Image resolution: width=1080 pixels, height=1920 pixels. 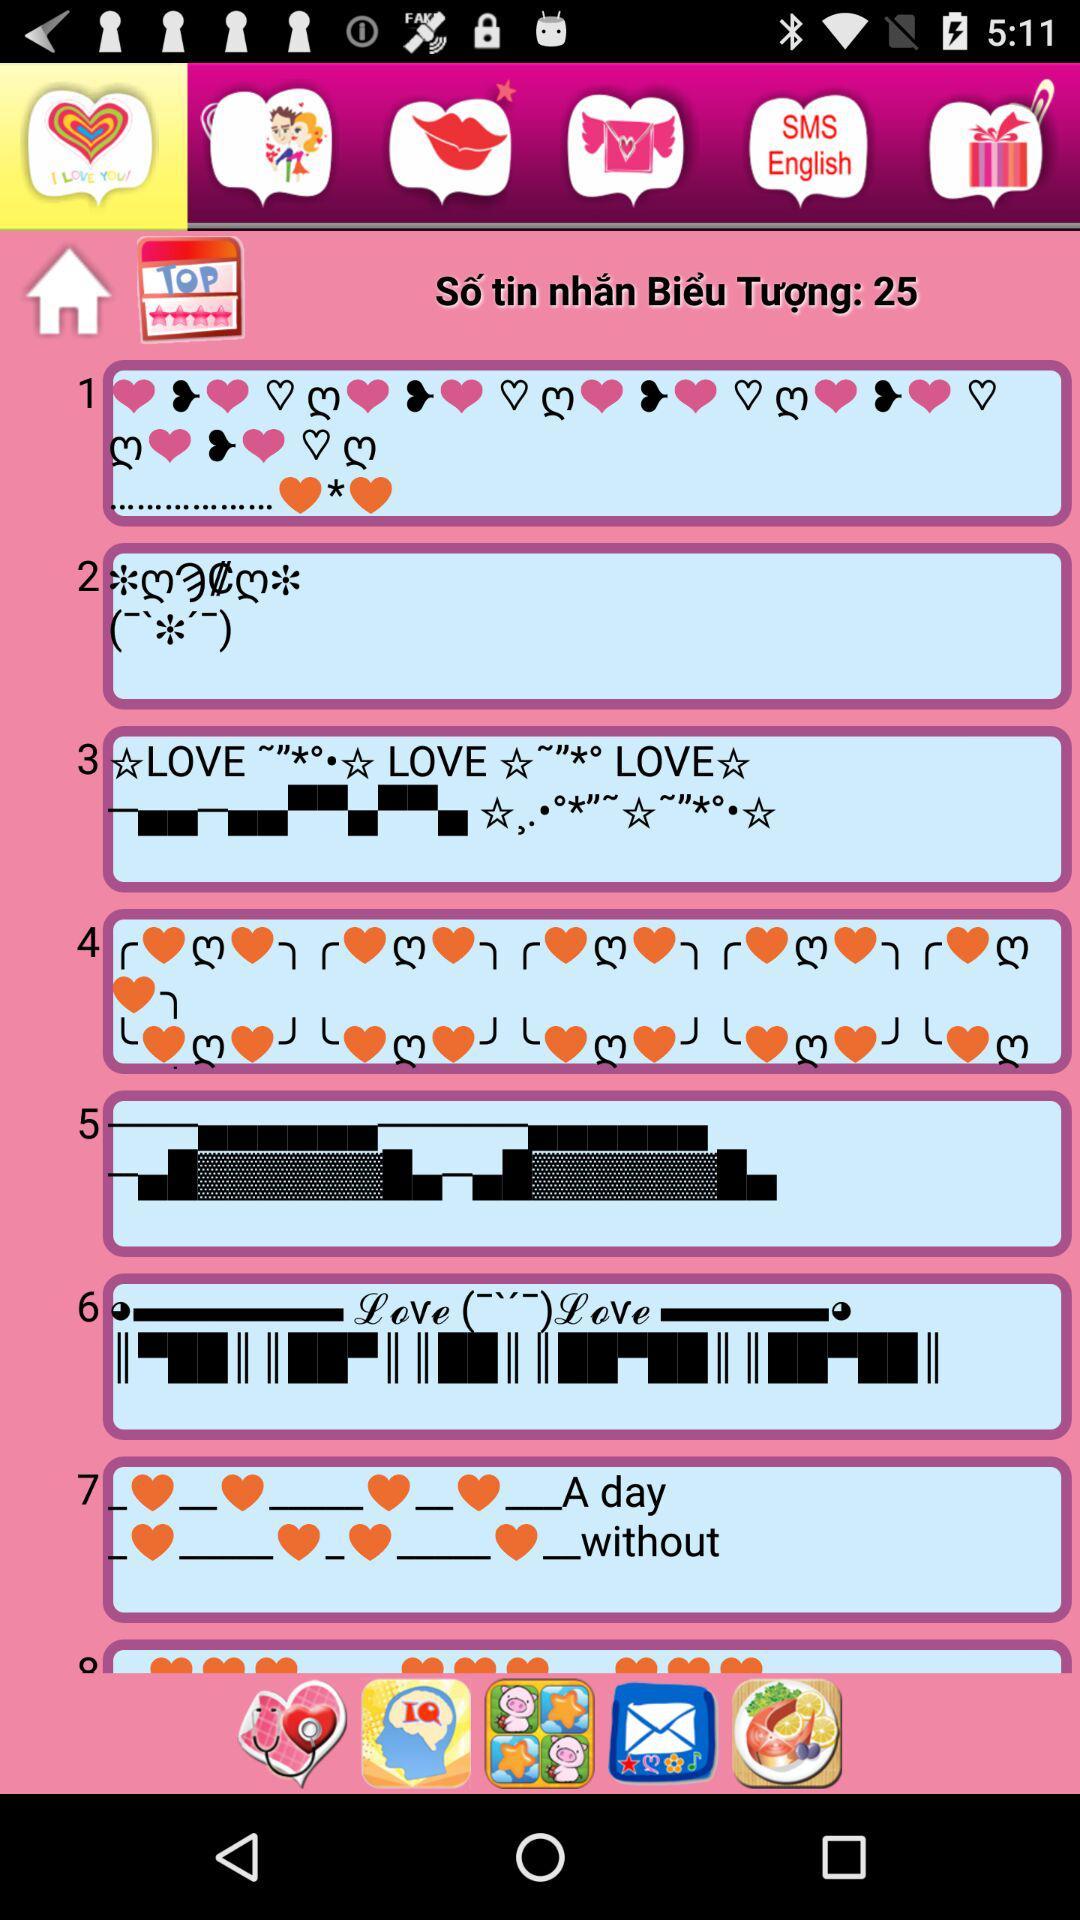 What do you see at coordinates (538, 1732) in the screenshot?
I see `app below __ _____ ___ item` at bounding box center [538, 1732].